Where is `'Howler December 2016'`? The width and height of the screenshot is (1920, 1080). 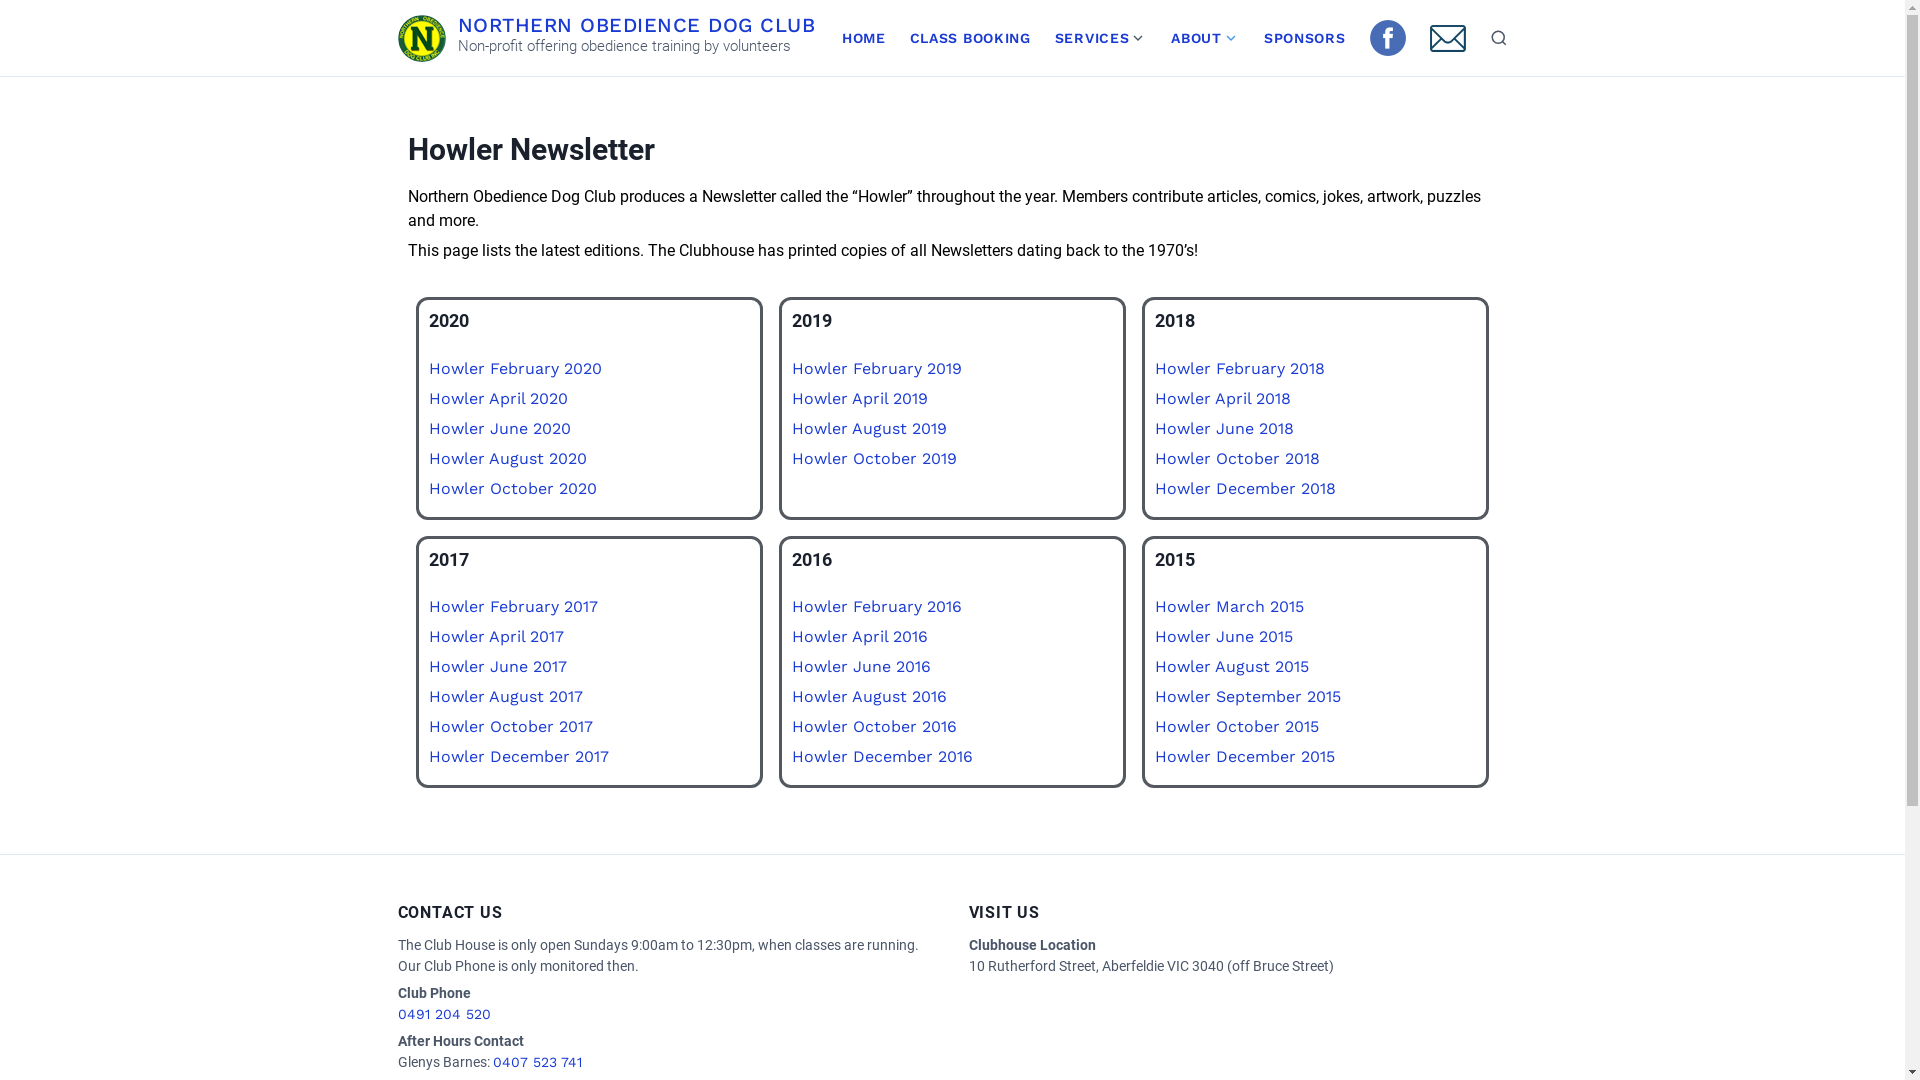 'Howler December 2016' is located at coordinates (881, 756).